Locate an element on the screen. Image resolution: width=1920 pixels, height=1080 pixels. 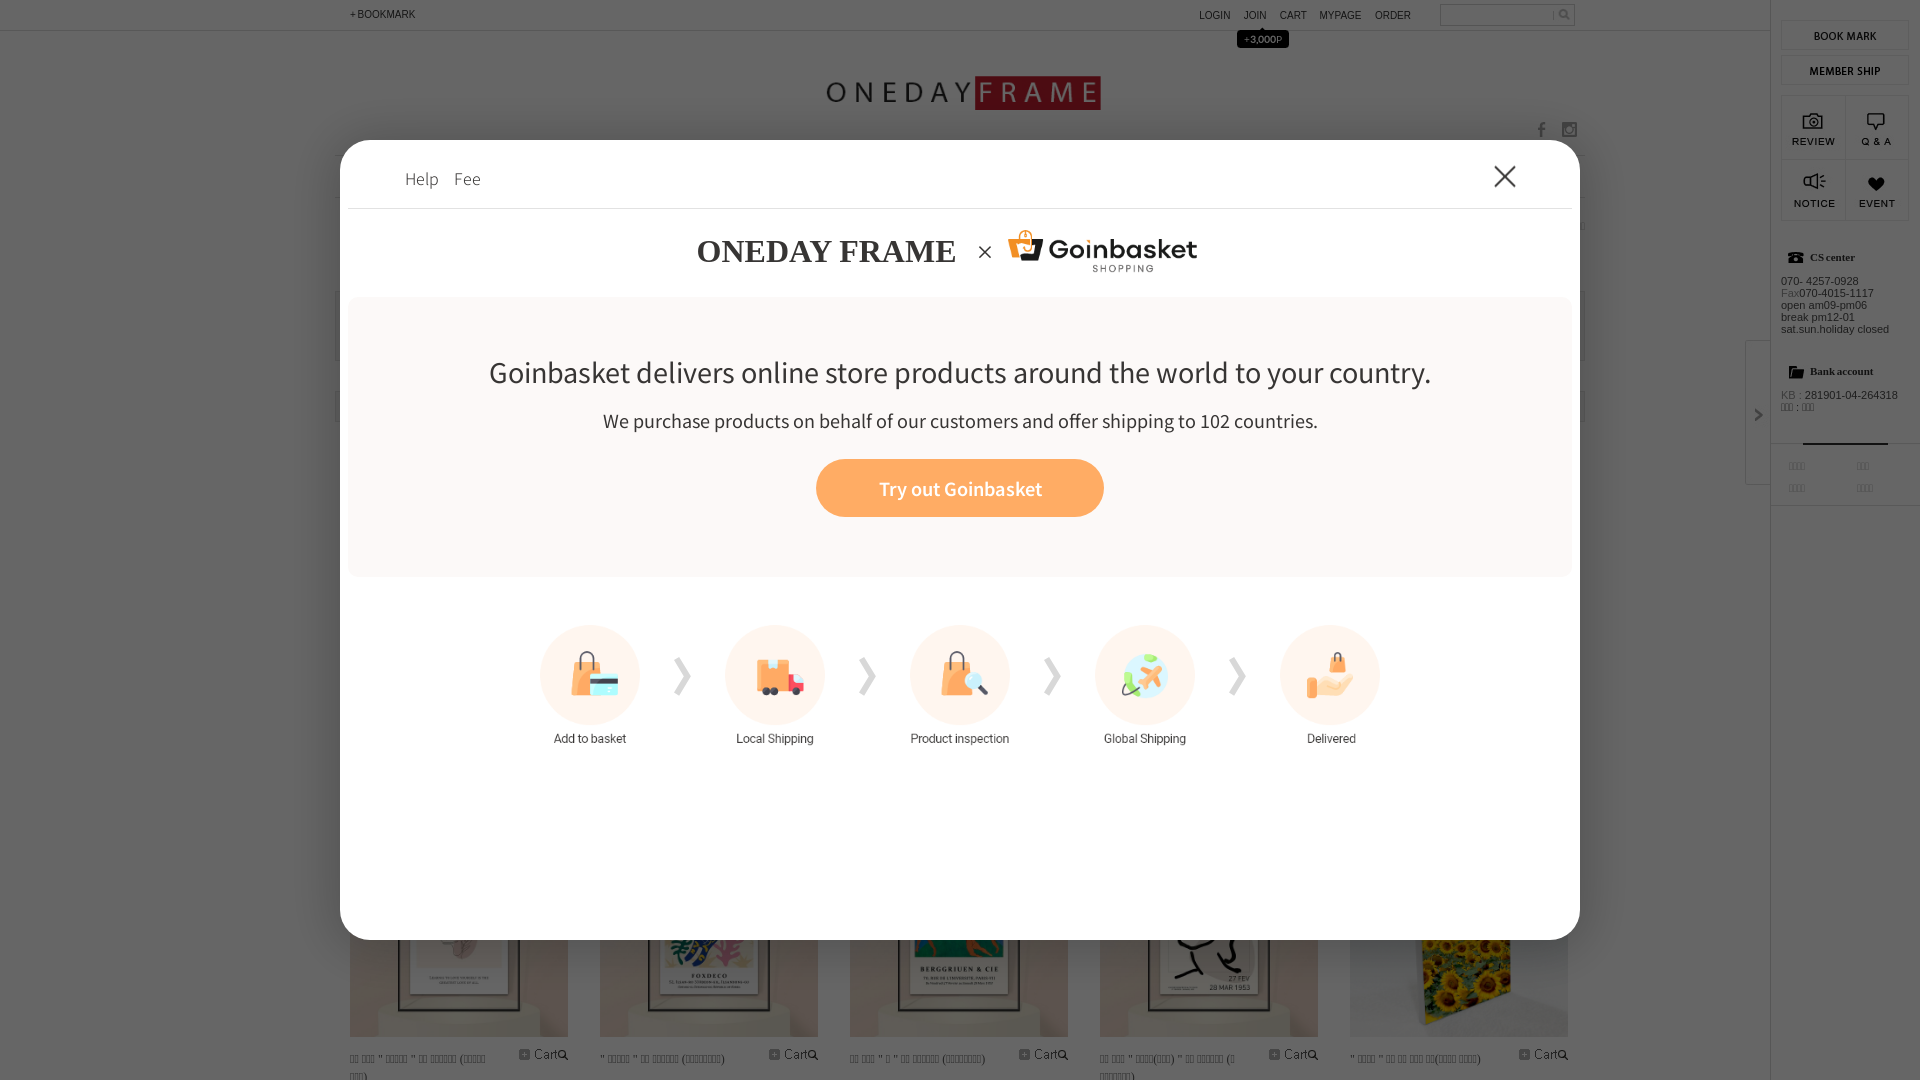
'LOGIN' is located at coordinates (1218, 15).